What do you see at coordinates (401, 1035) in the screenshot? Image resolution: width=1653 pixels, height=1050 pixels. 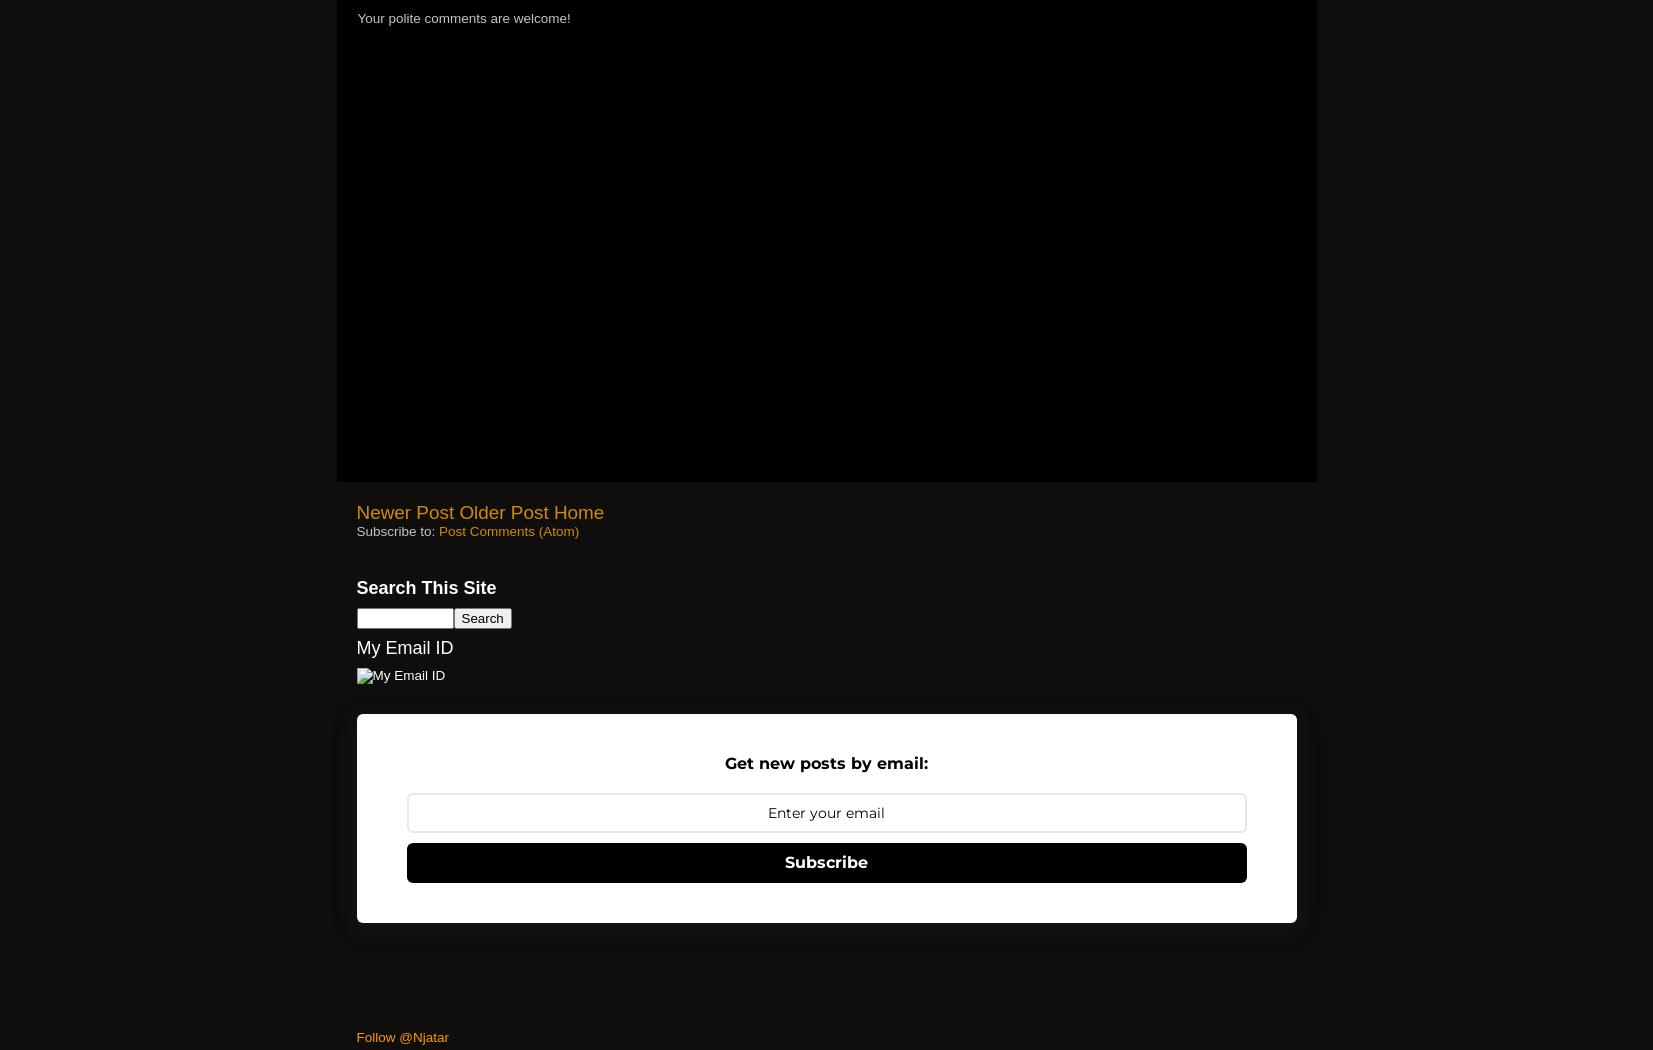 I see `'Follow @Njatar'` at bounding box center [401, 1035].